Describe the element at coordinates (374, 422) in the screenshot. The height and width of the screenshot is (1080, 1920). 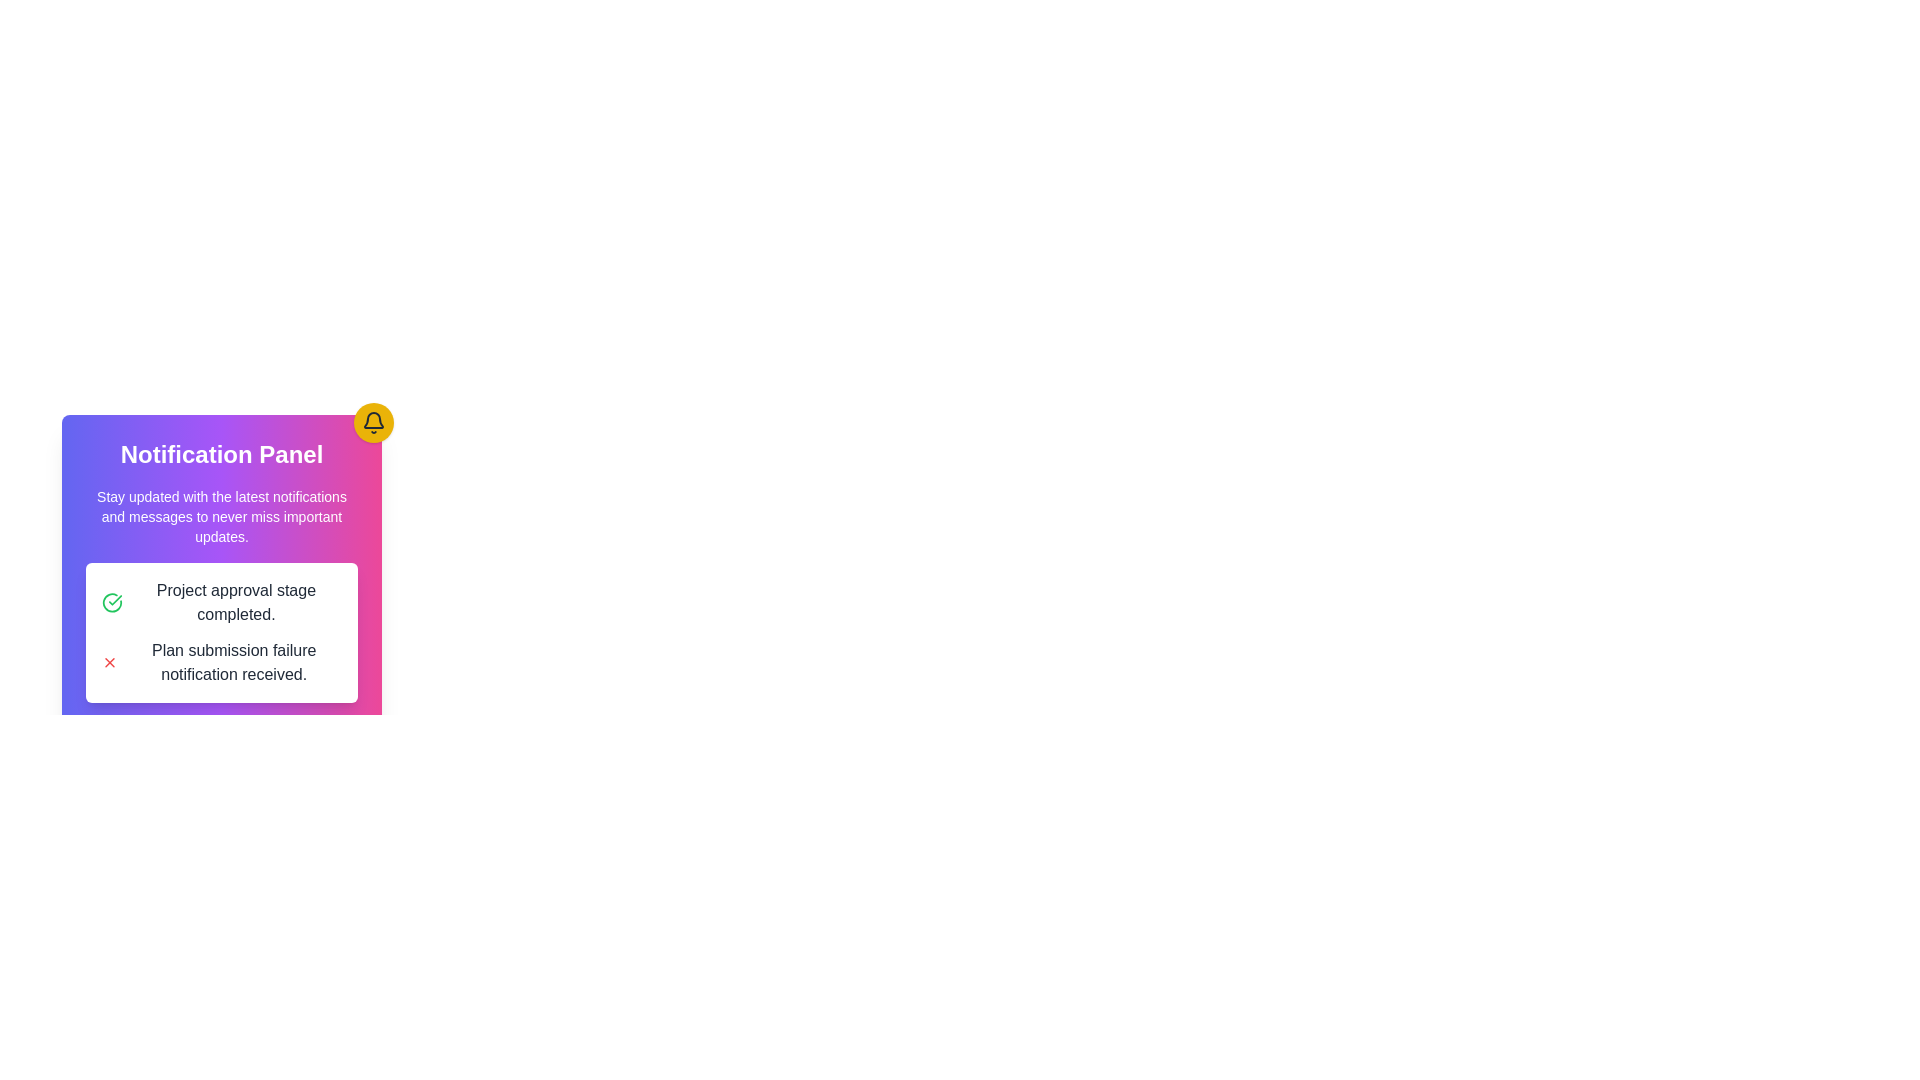
I see `the circular yellow badge with a black bell icon located at the top-right corner of the notification panel` at that location.